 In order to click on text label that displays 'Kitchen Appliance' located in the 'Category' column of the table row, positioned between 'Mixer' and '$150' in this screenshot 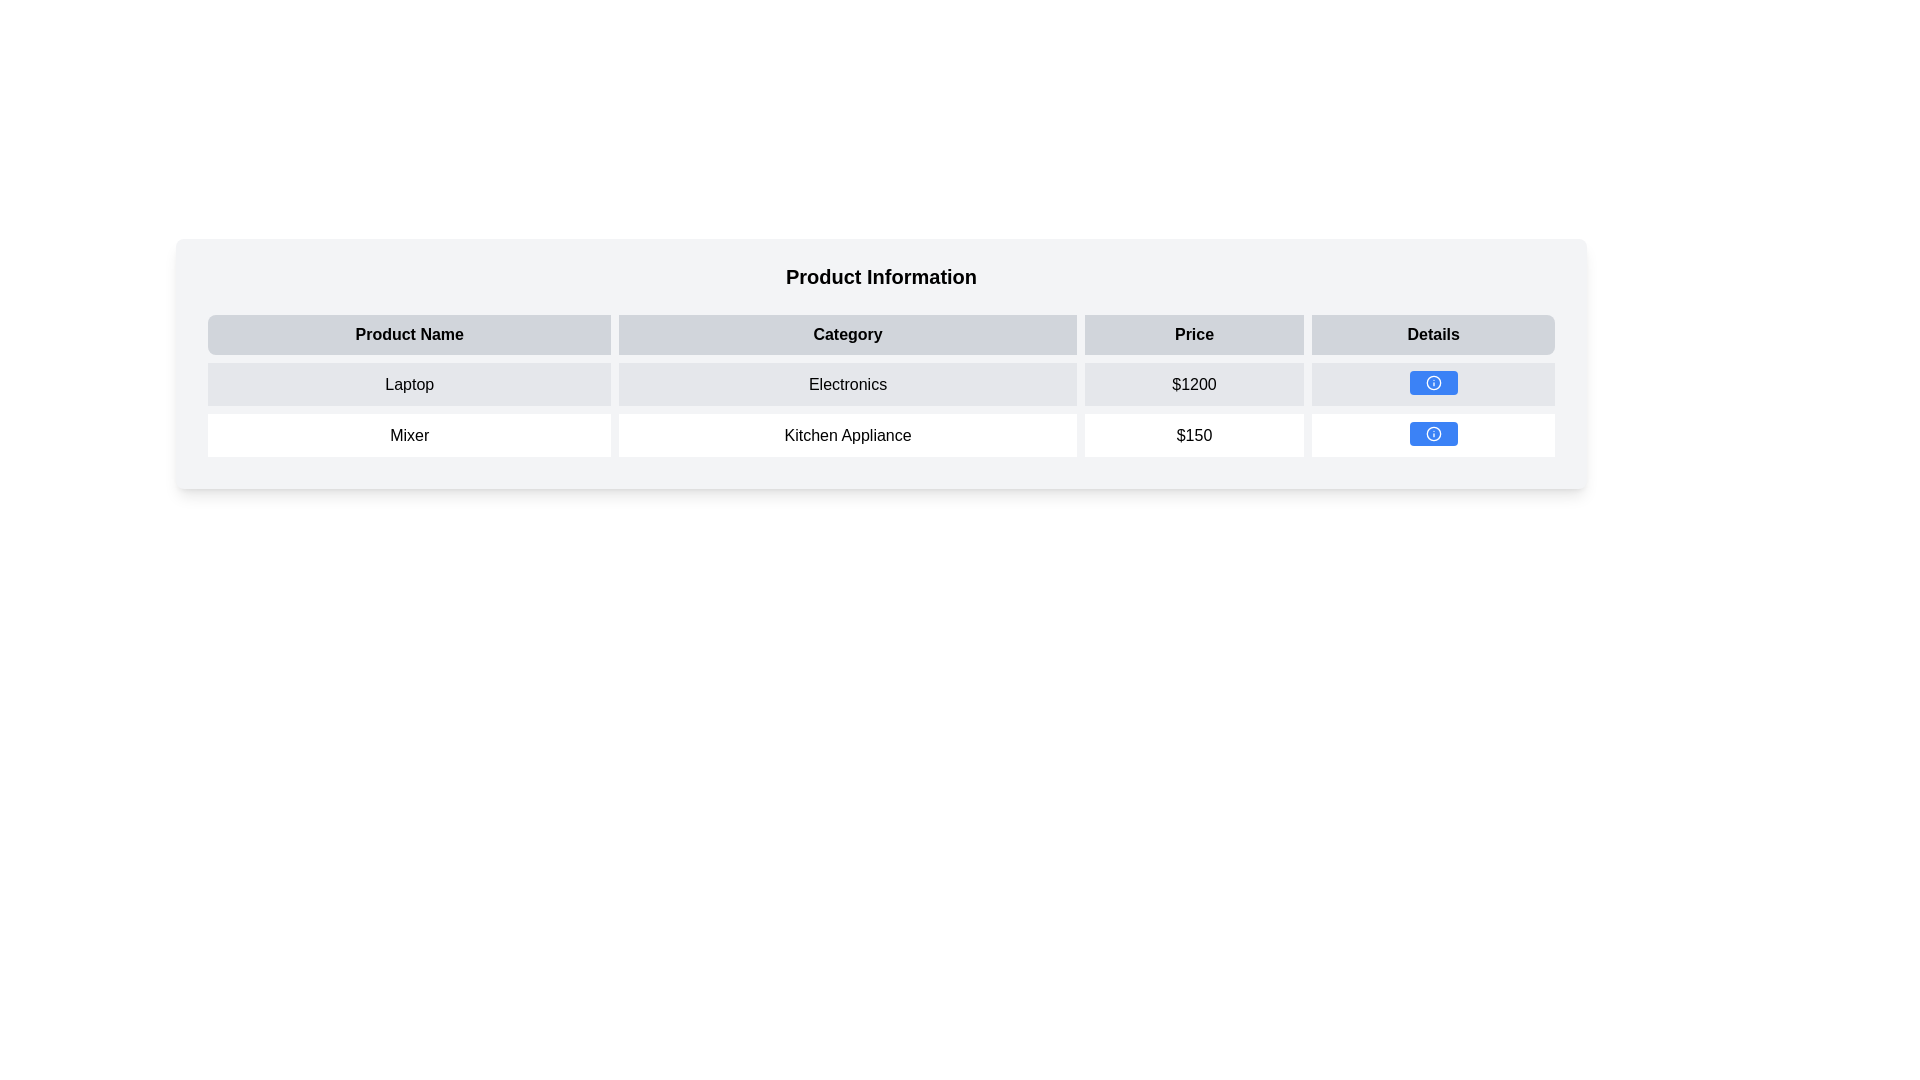, I will do `click(848, 434)`.